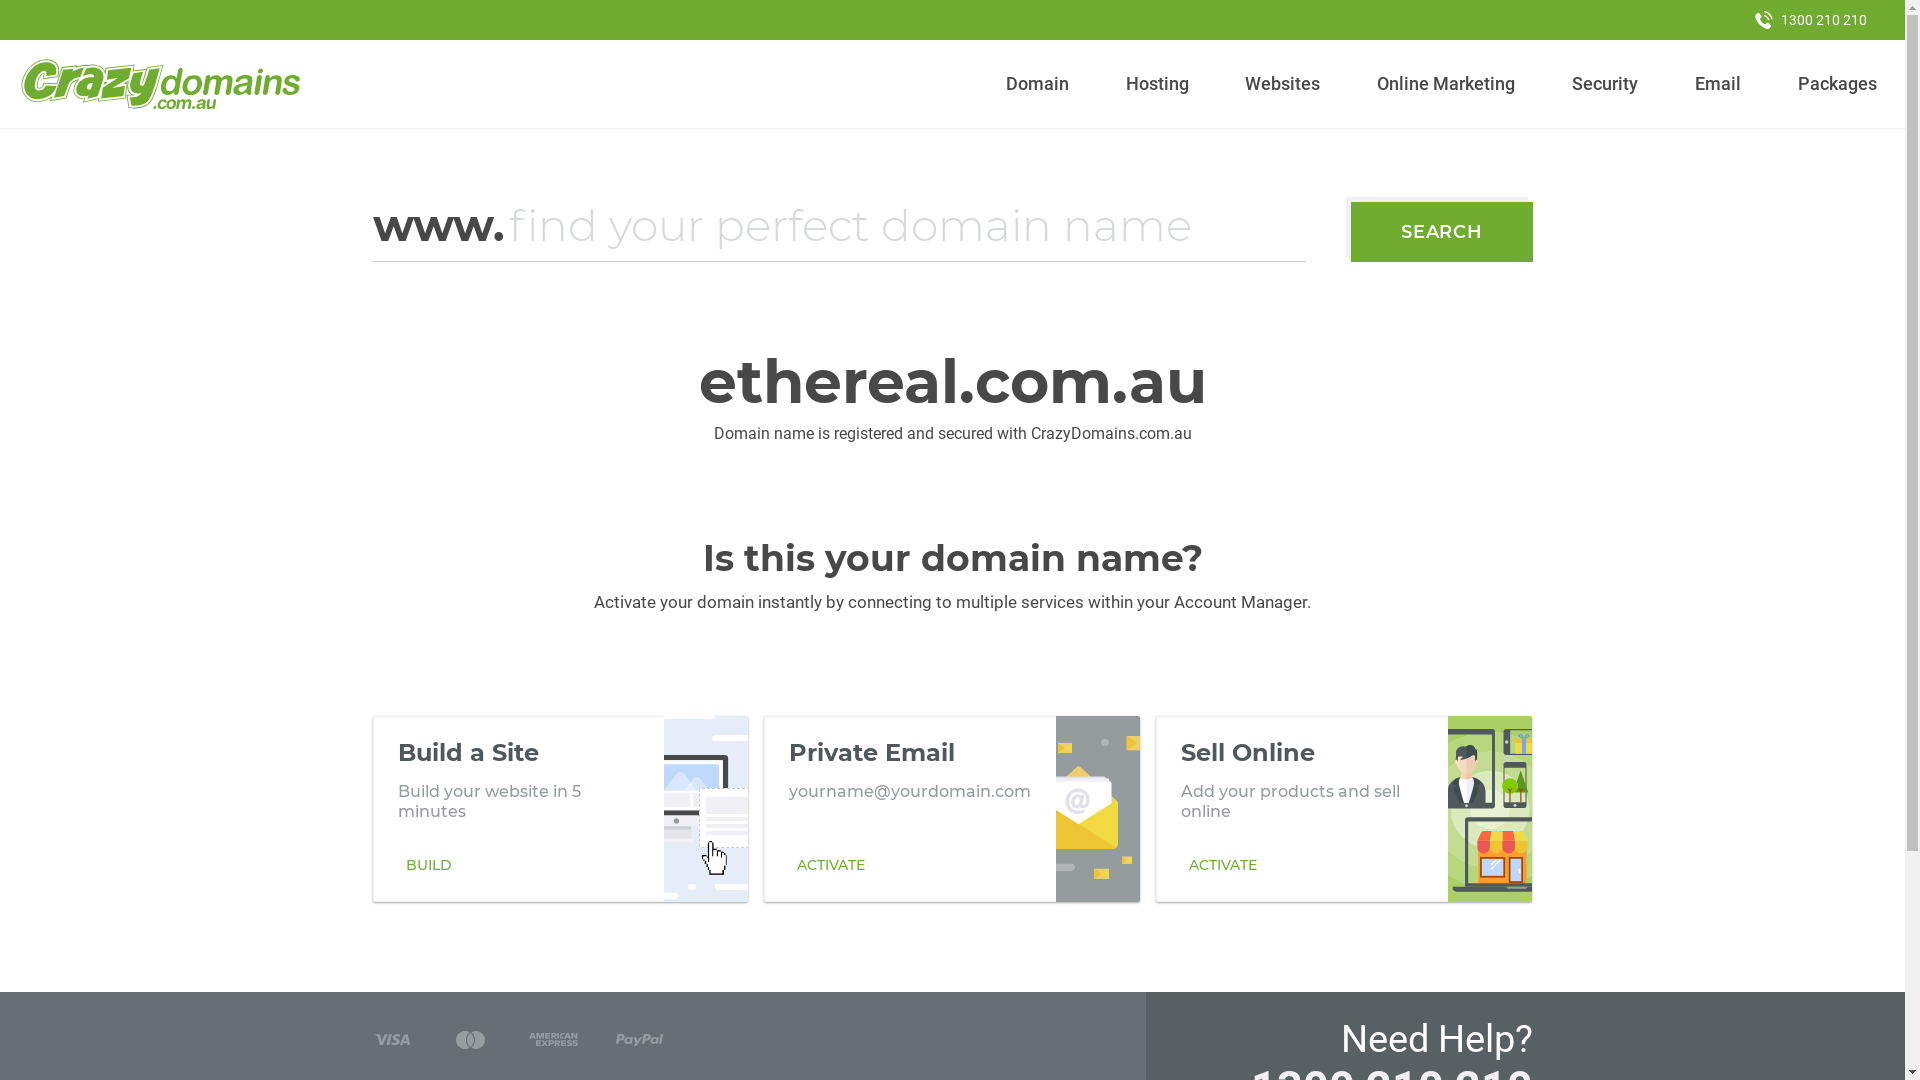  I want to click on 'SEARCH', so click(1441, 230).